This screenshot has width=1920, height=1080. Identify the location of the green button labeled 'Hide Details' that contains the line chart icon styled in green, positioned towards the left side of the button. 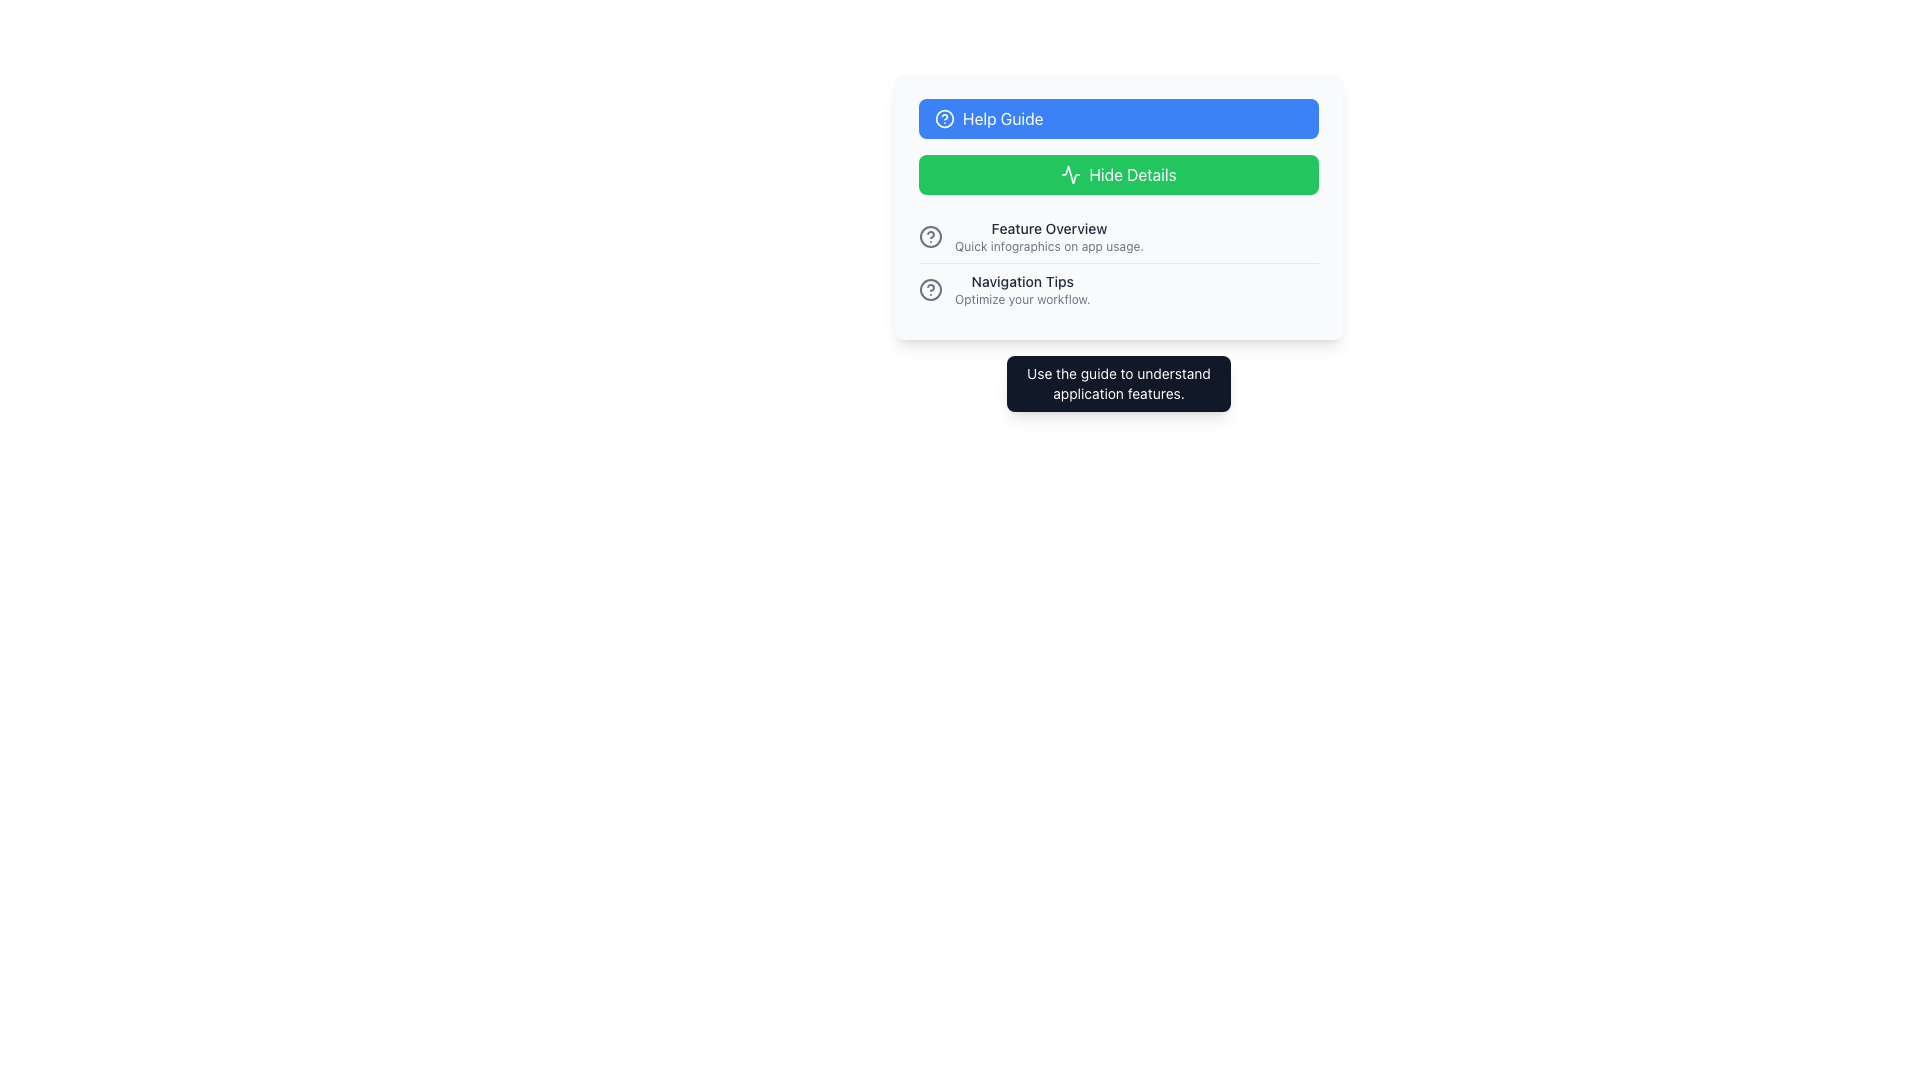
(1069, 173).